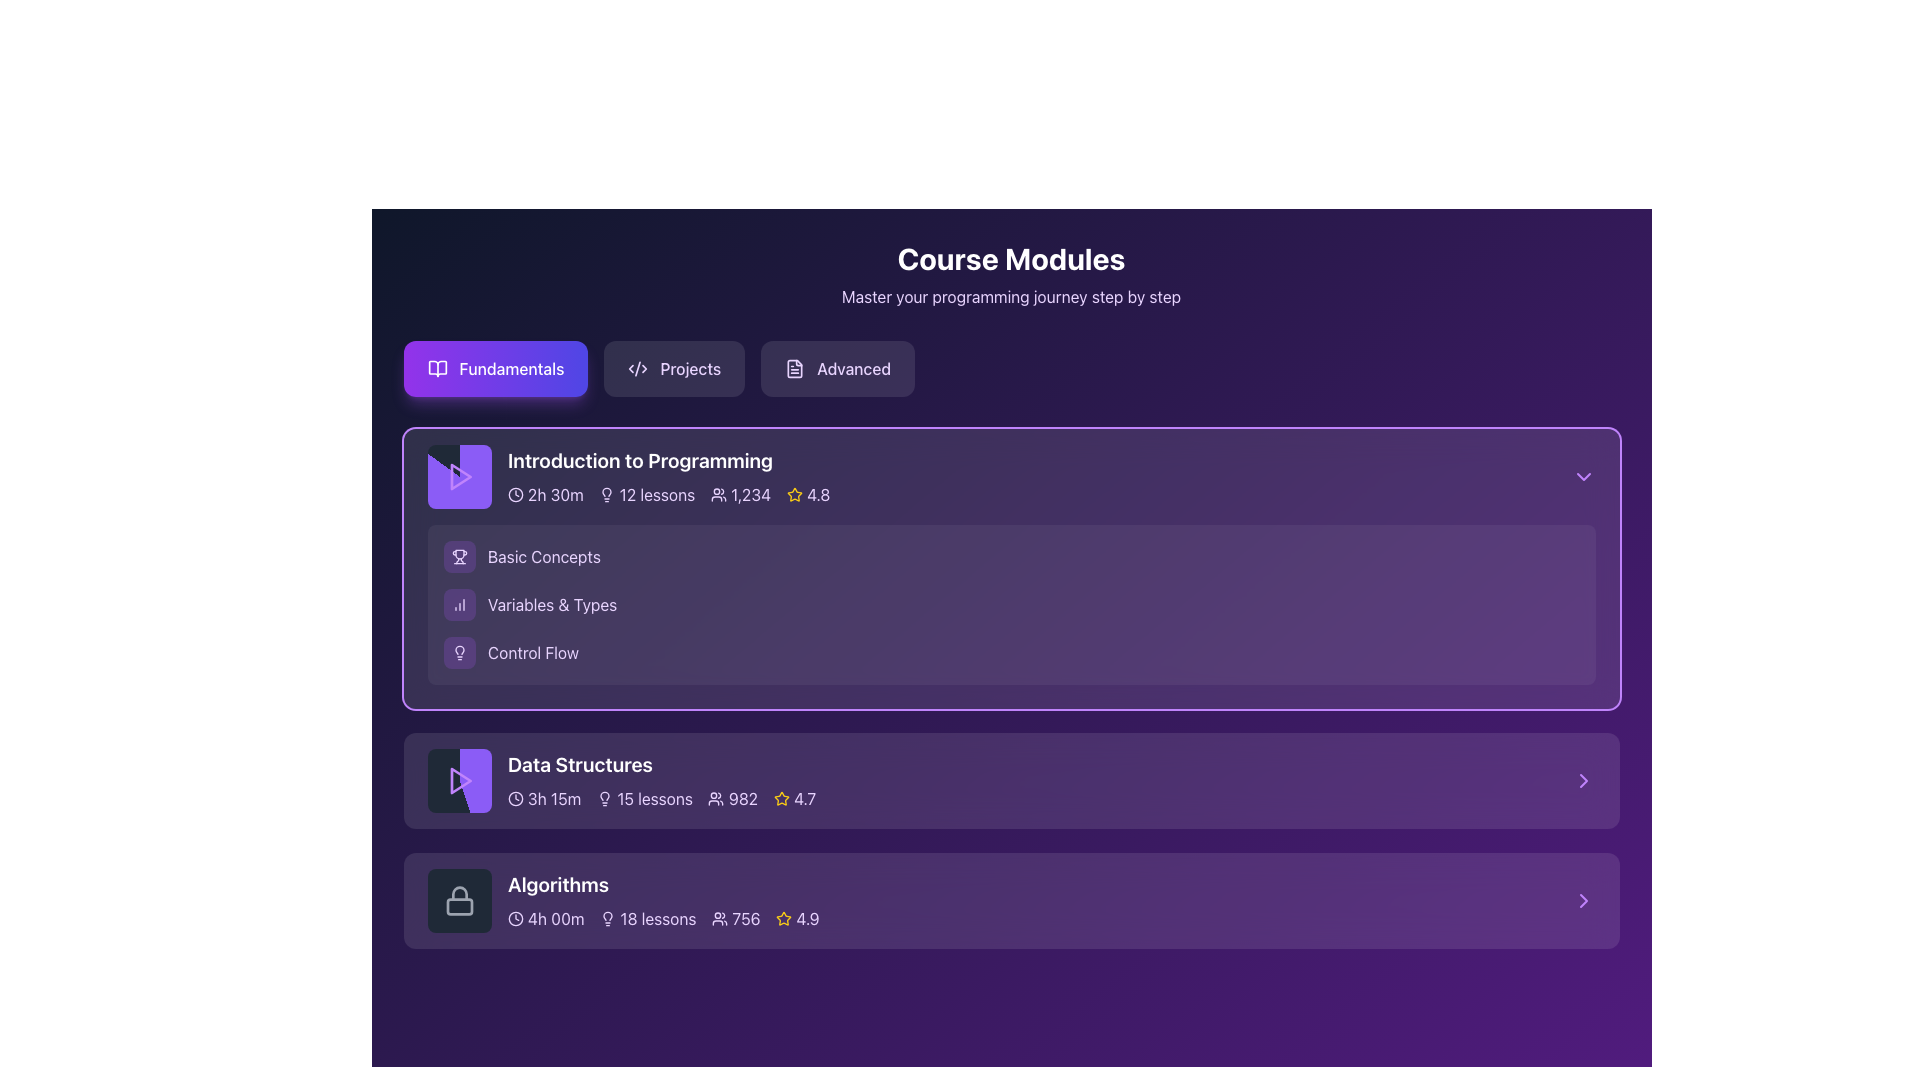  What do you see at coordinates (739, 494) in the screenshot?
I see `the third information display group, which includes an icon resembling users and the text '1,234', located in the top section of the list item named 'Introduction to Programming'` at bounding box center [739, 494].